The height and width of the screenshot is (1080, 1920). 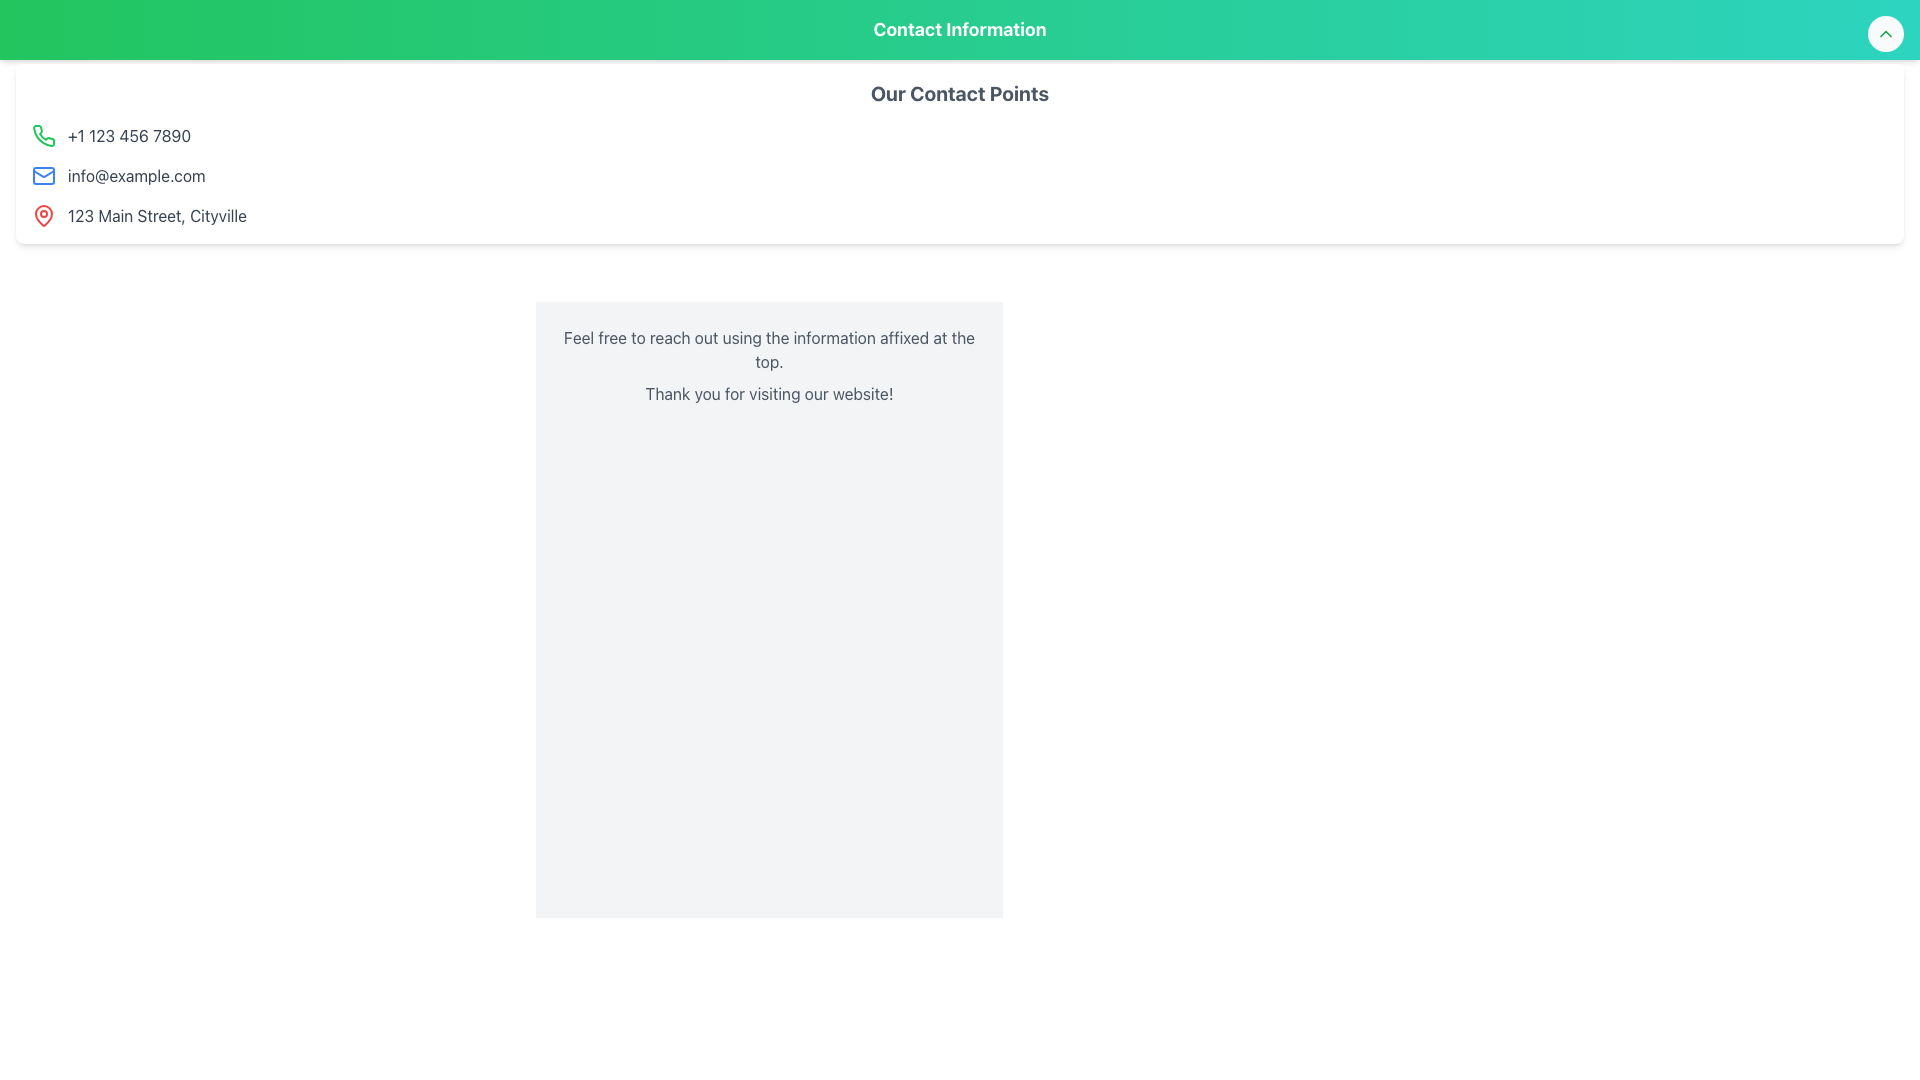 What do you see at coordinates (960, 30) in the screenshot?
I see `the 'Contact Information' text label, which is prominently displayed in bold and large font within the green header bar at the top of the interface` at bounding box center [960, 30].